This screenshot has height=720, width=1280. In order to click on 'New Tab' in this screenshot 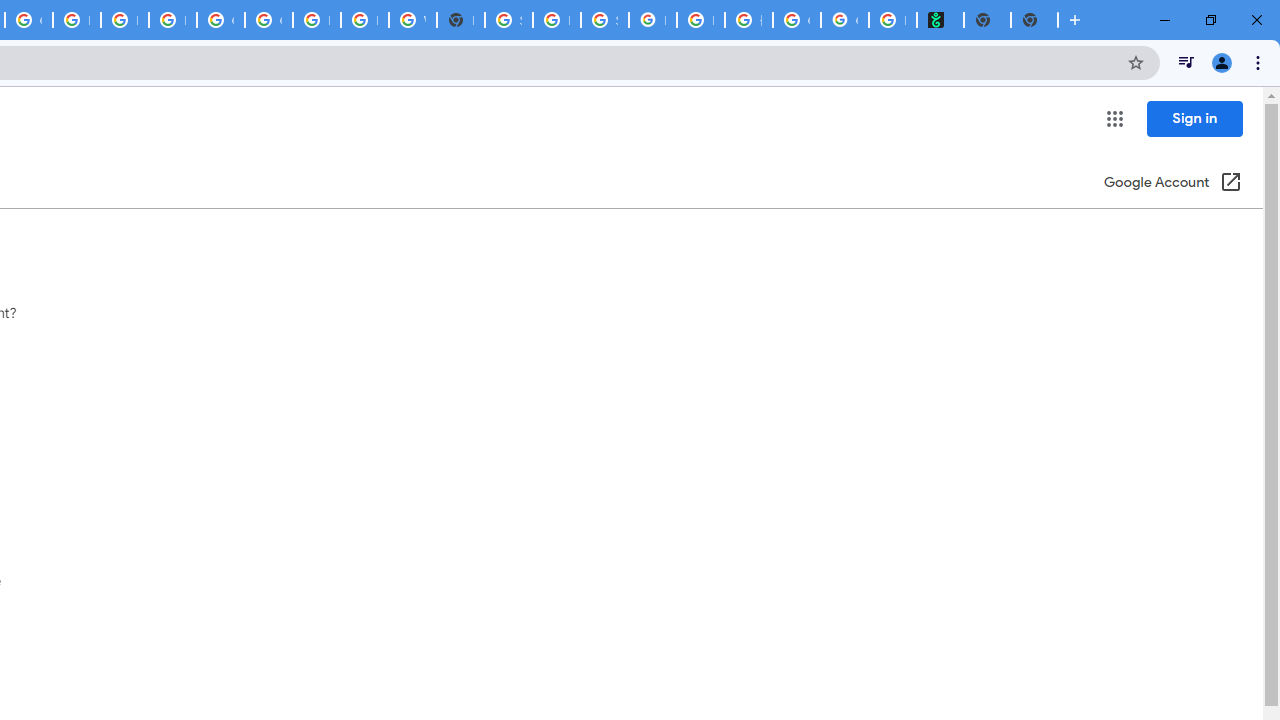, I will do `click(1034, 20)`.